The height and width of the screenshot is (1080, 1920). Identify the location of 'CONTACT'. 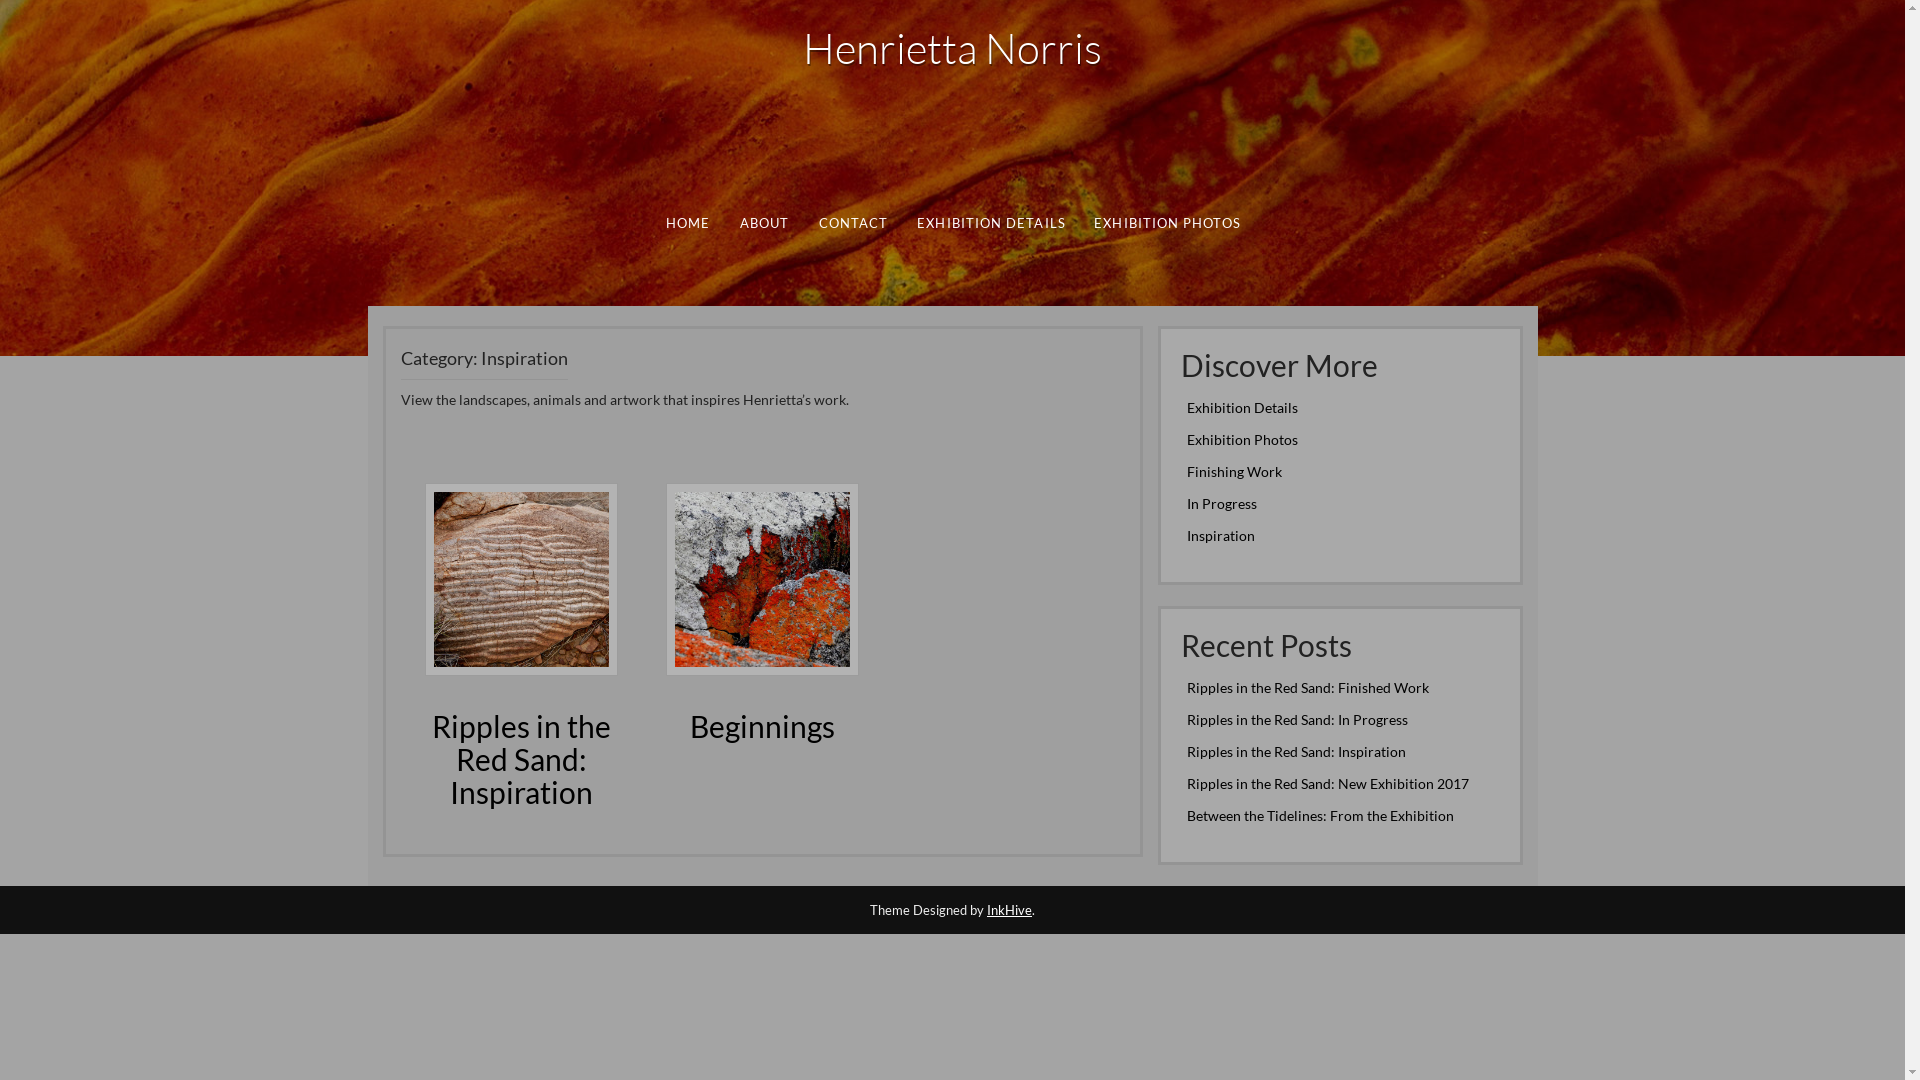
(852, 223).